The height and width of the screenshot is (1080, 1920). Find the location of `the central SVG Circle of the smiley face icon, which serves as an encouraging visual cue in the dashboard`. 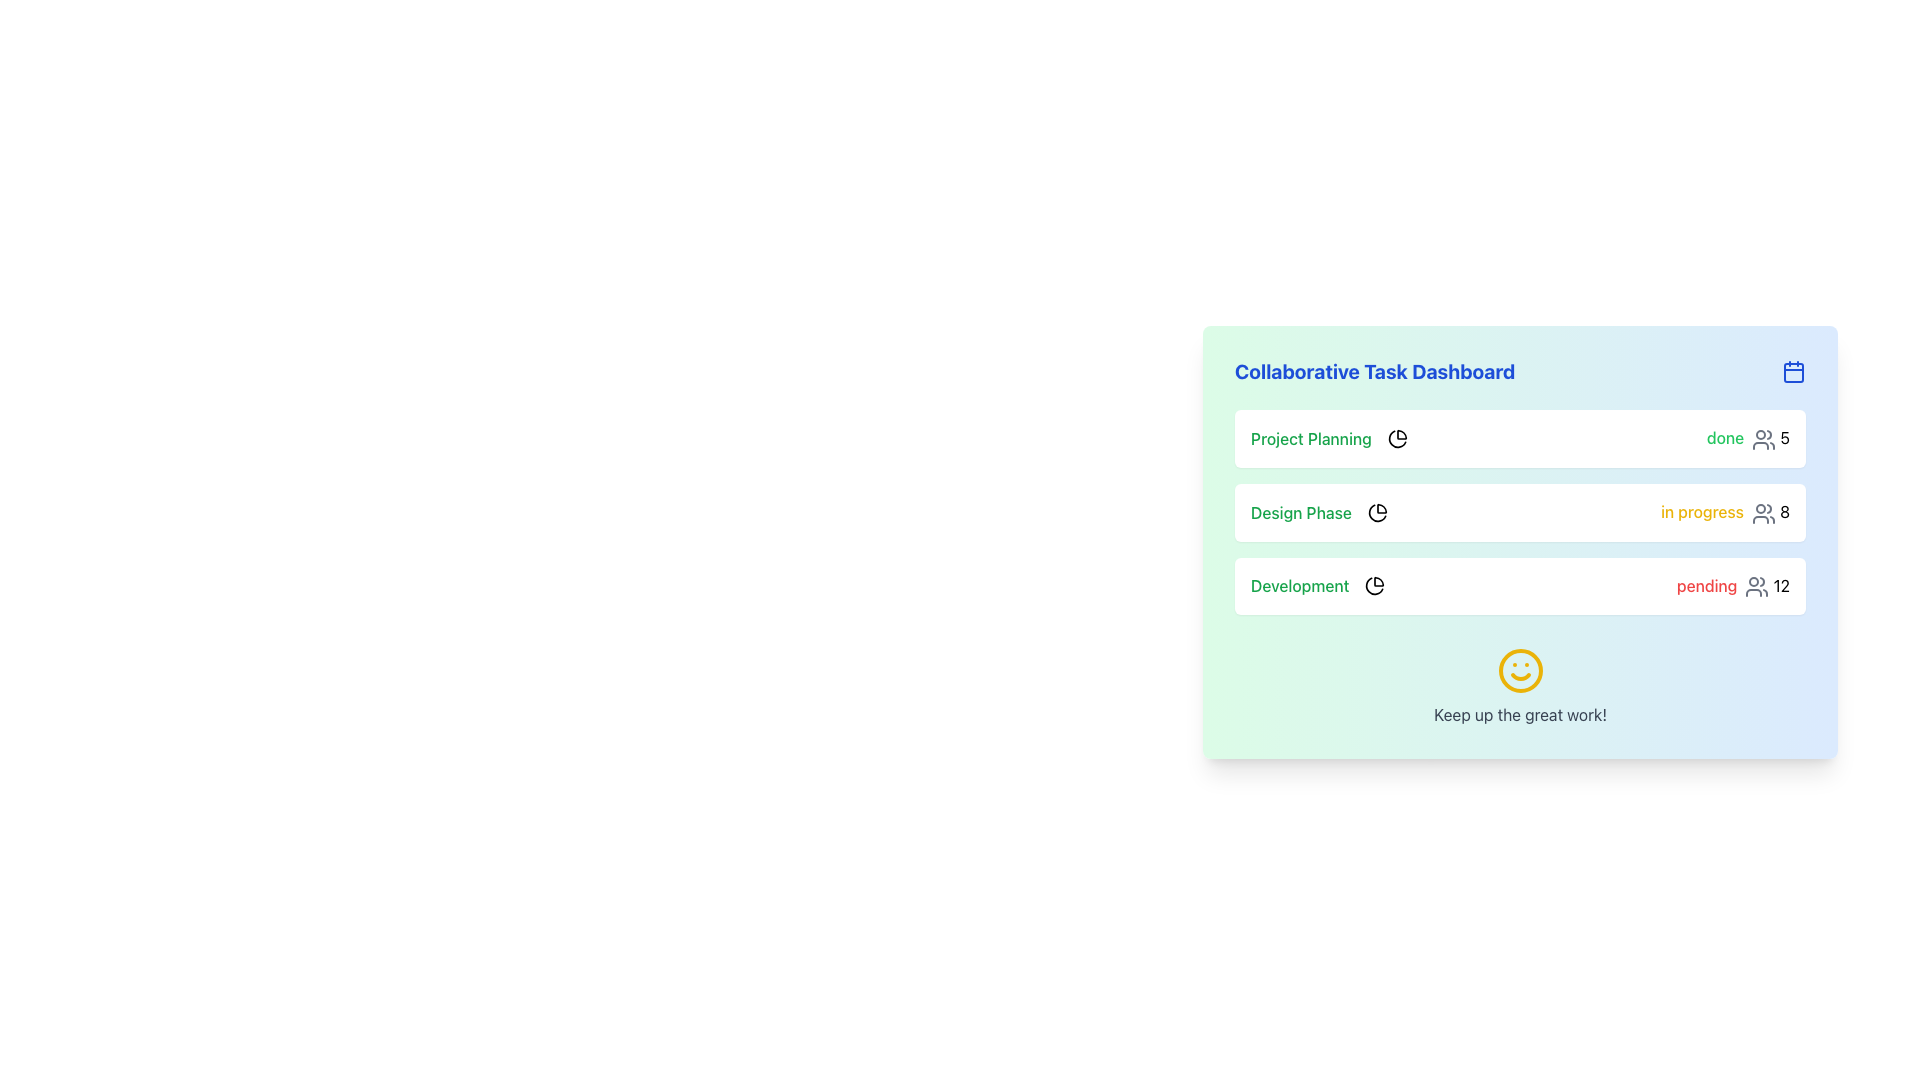

the central SVG Circle of the smiley face icon, which serves as an encouraging visual cue in the dashboard is located at coordinates (1520, 671).